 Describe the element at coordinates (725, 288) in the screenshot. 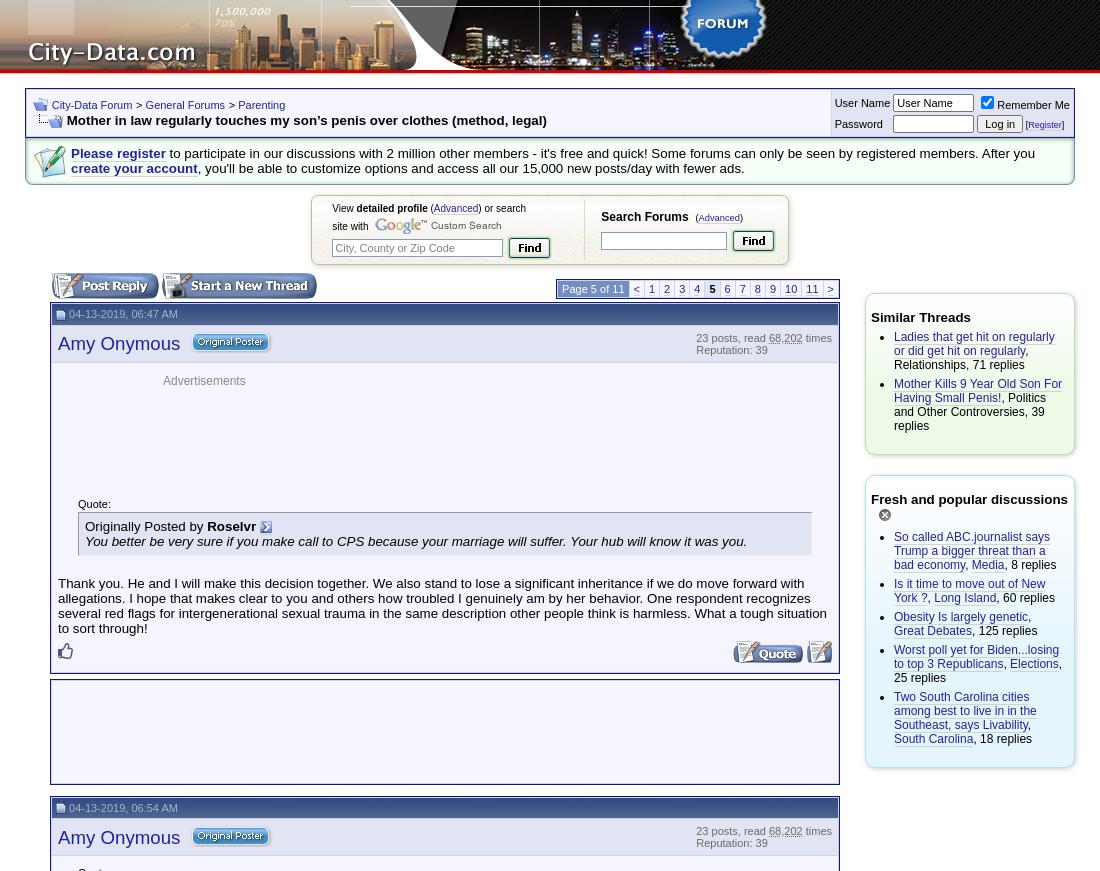

I see `'6'` at that location.